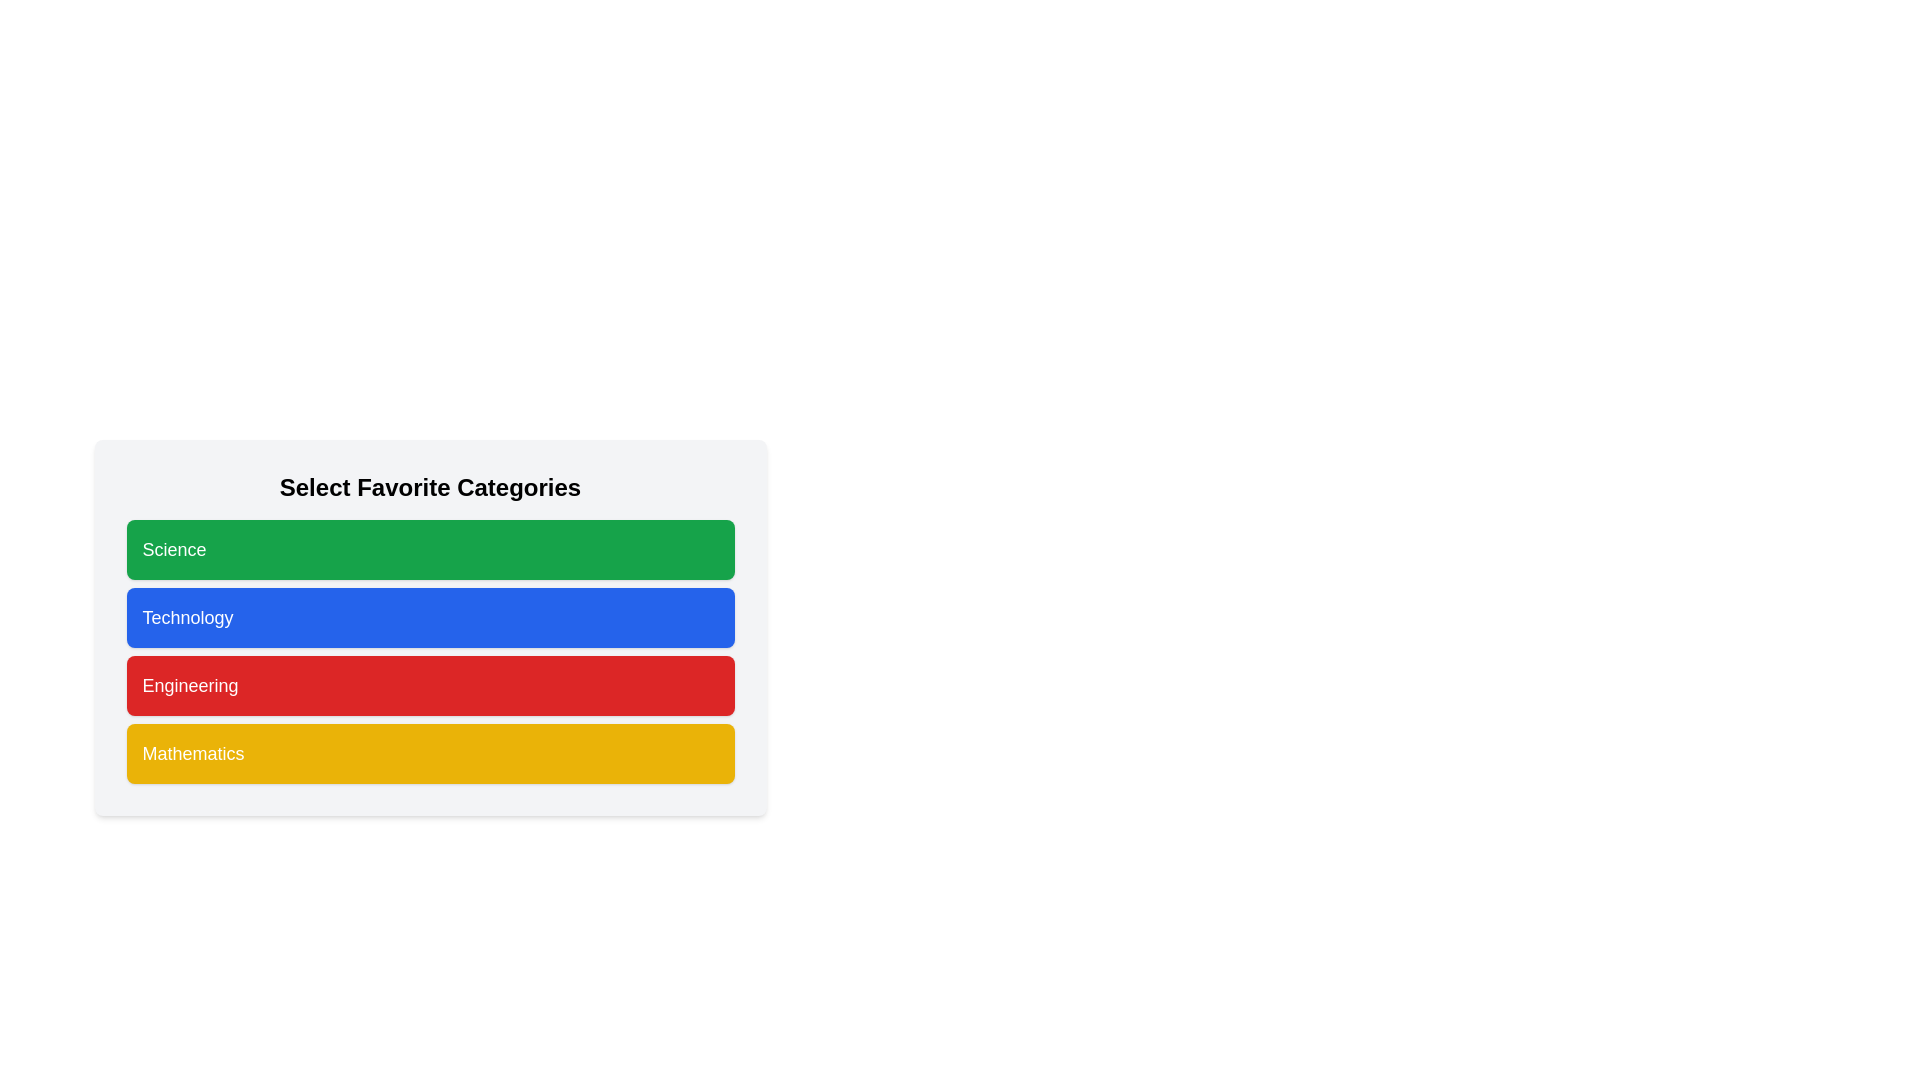 This screenshot has height=1080, width=1920. I want to click on the 'Engineering' button with a red background and bold white text, so click(429, 685).